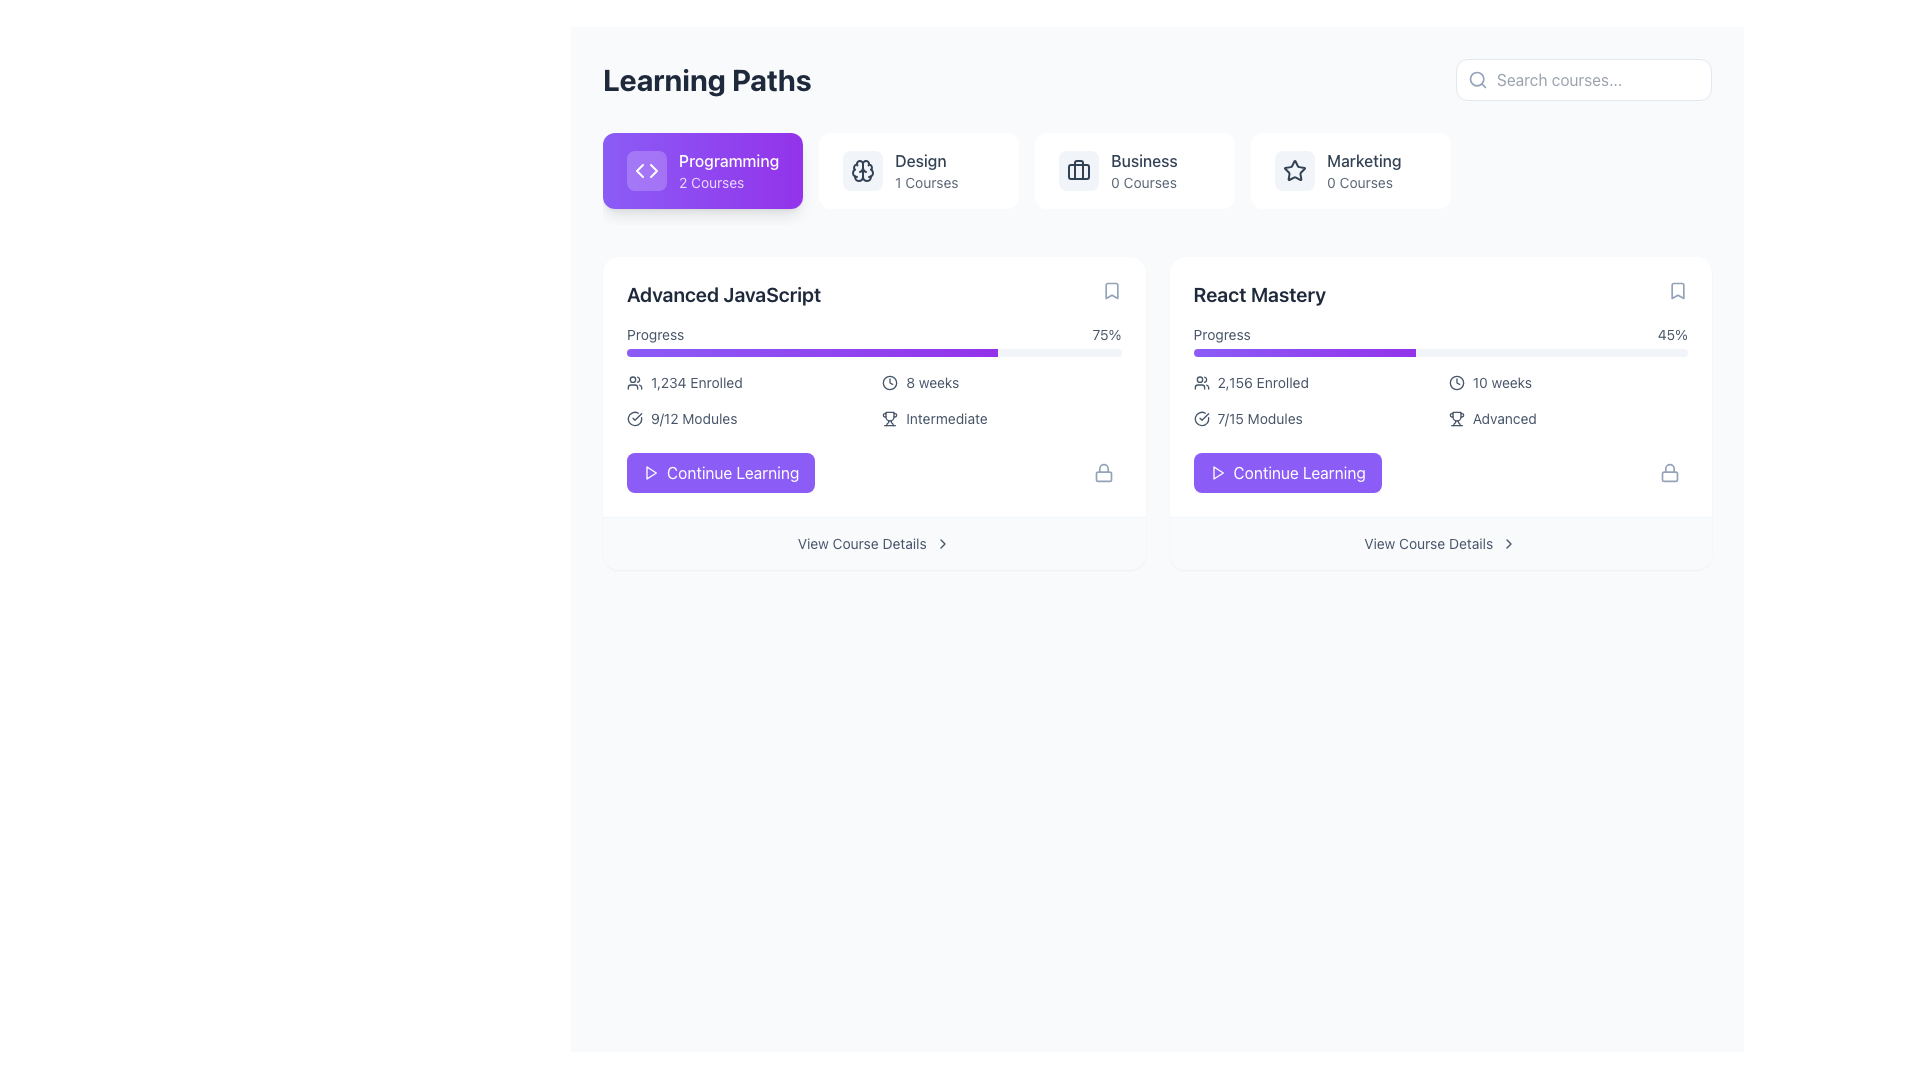 The width and height of the screenshot is (1920, 1080). What do you see at coordinates (1456, 382) in the screenshot?
I see `the clock icon representing the course duration of '10 weeks' located to the left of the text '10 weeks' in the 'React Mastery' section` at bounding box center [1456, 382].